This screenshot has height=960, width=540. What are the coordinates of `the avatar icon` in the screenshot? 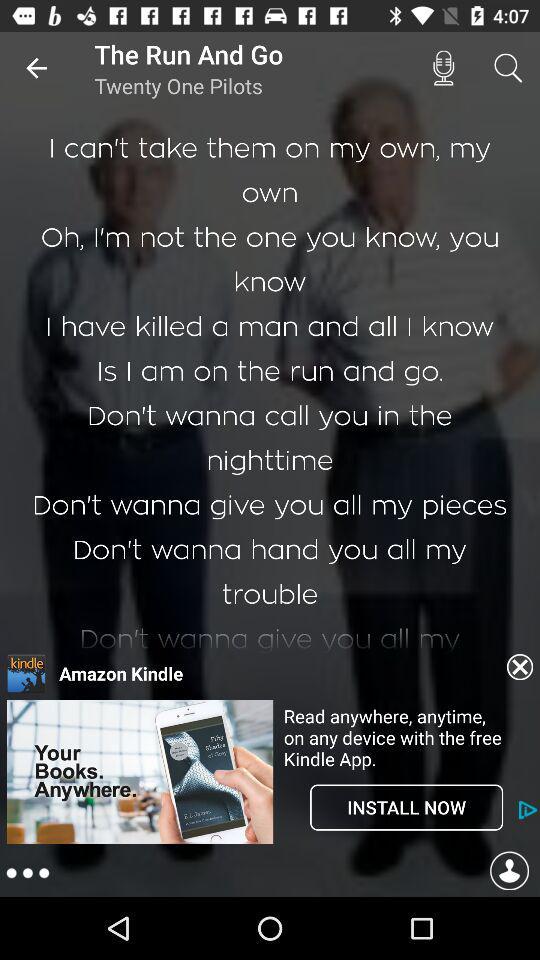 It's located at (509, 872).